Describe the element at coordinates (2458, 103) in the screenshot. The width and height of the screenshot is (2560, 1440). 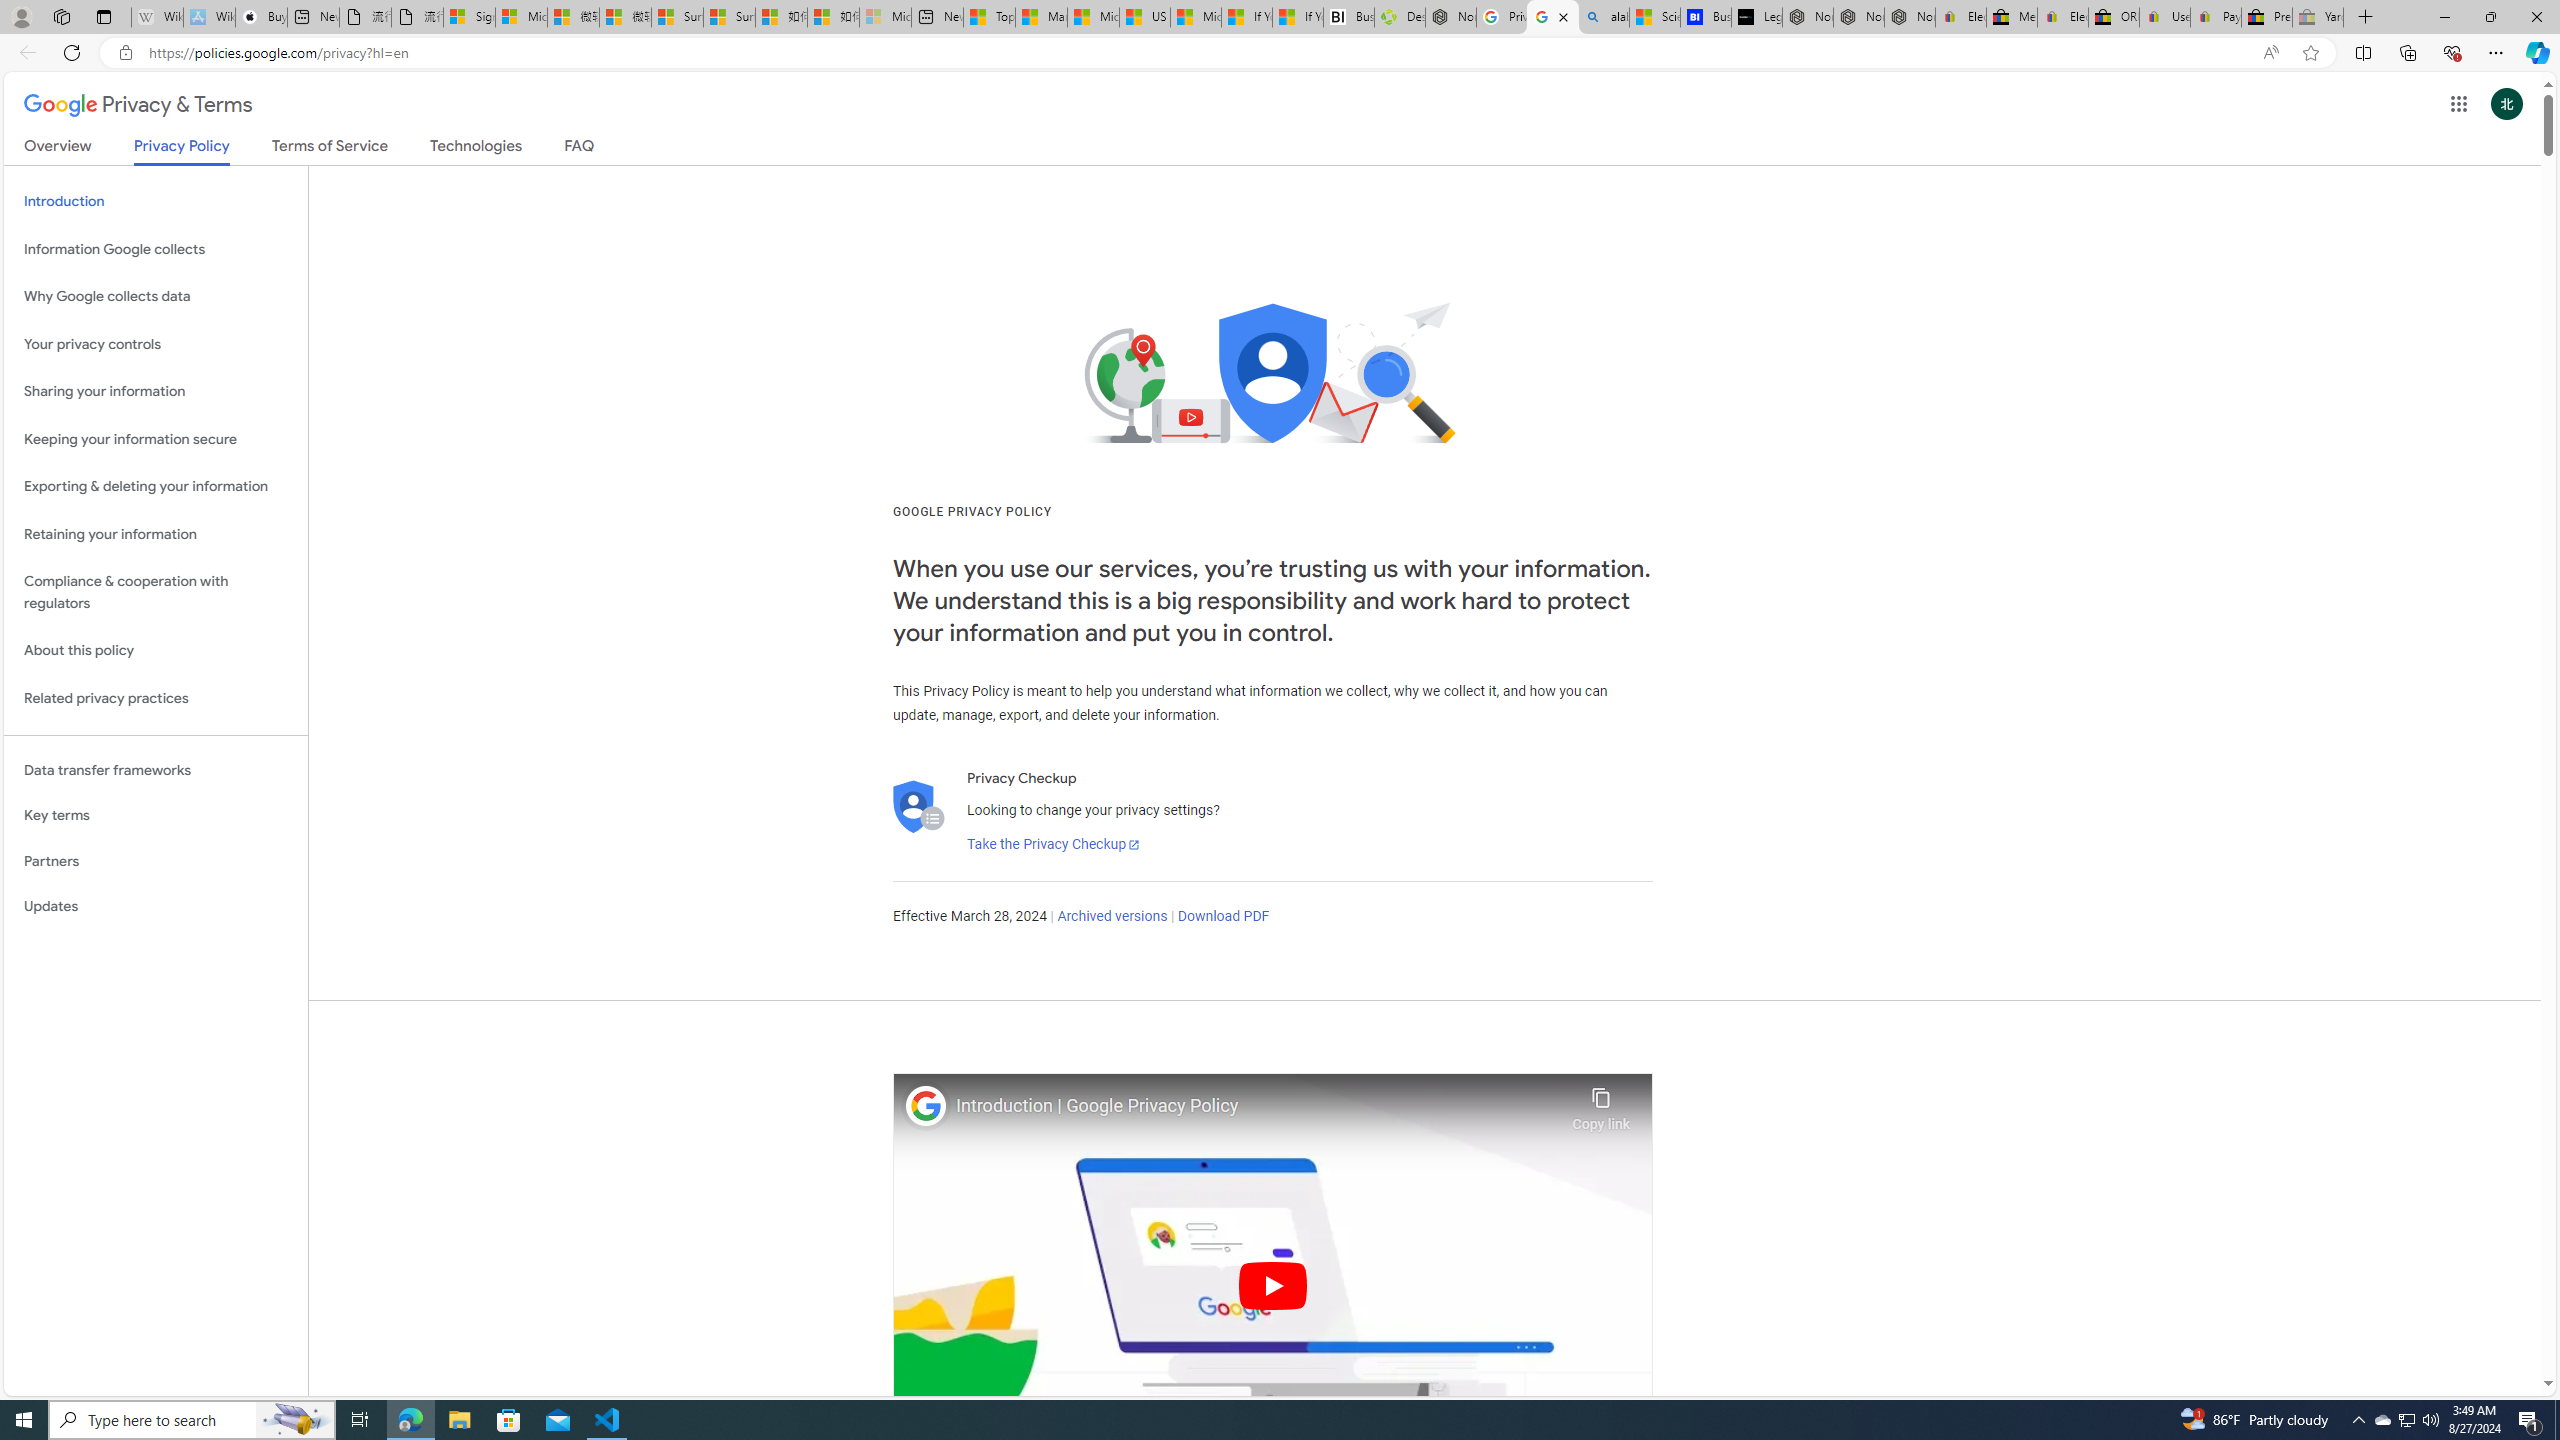
I see `'Class: gb_E'` at that location.